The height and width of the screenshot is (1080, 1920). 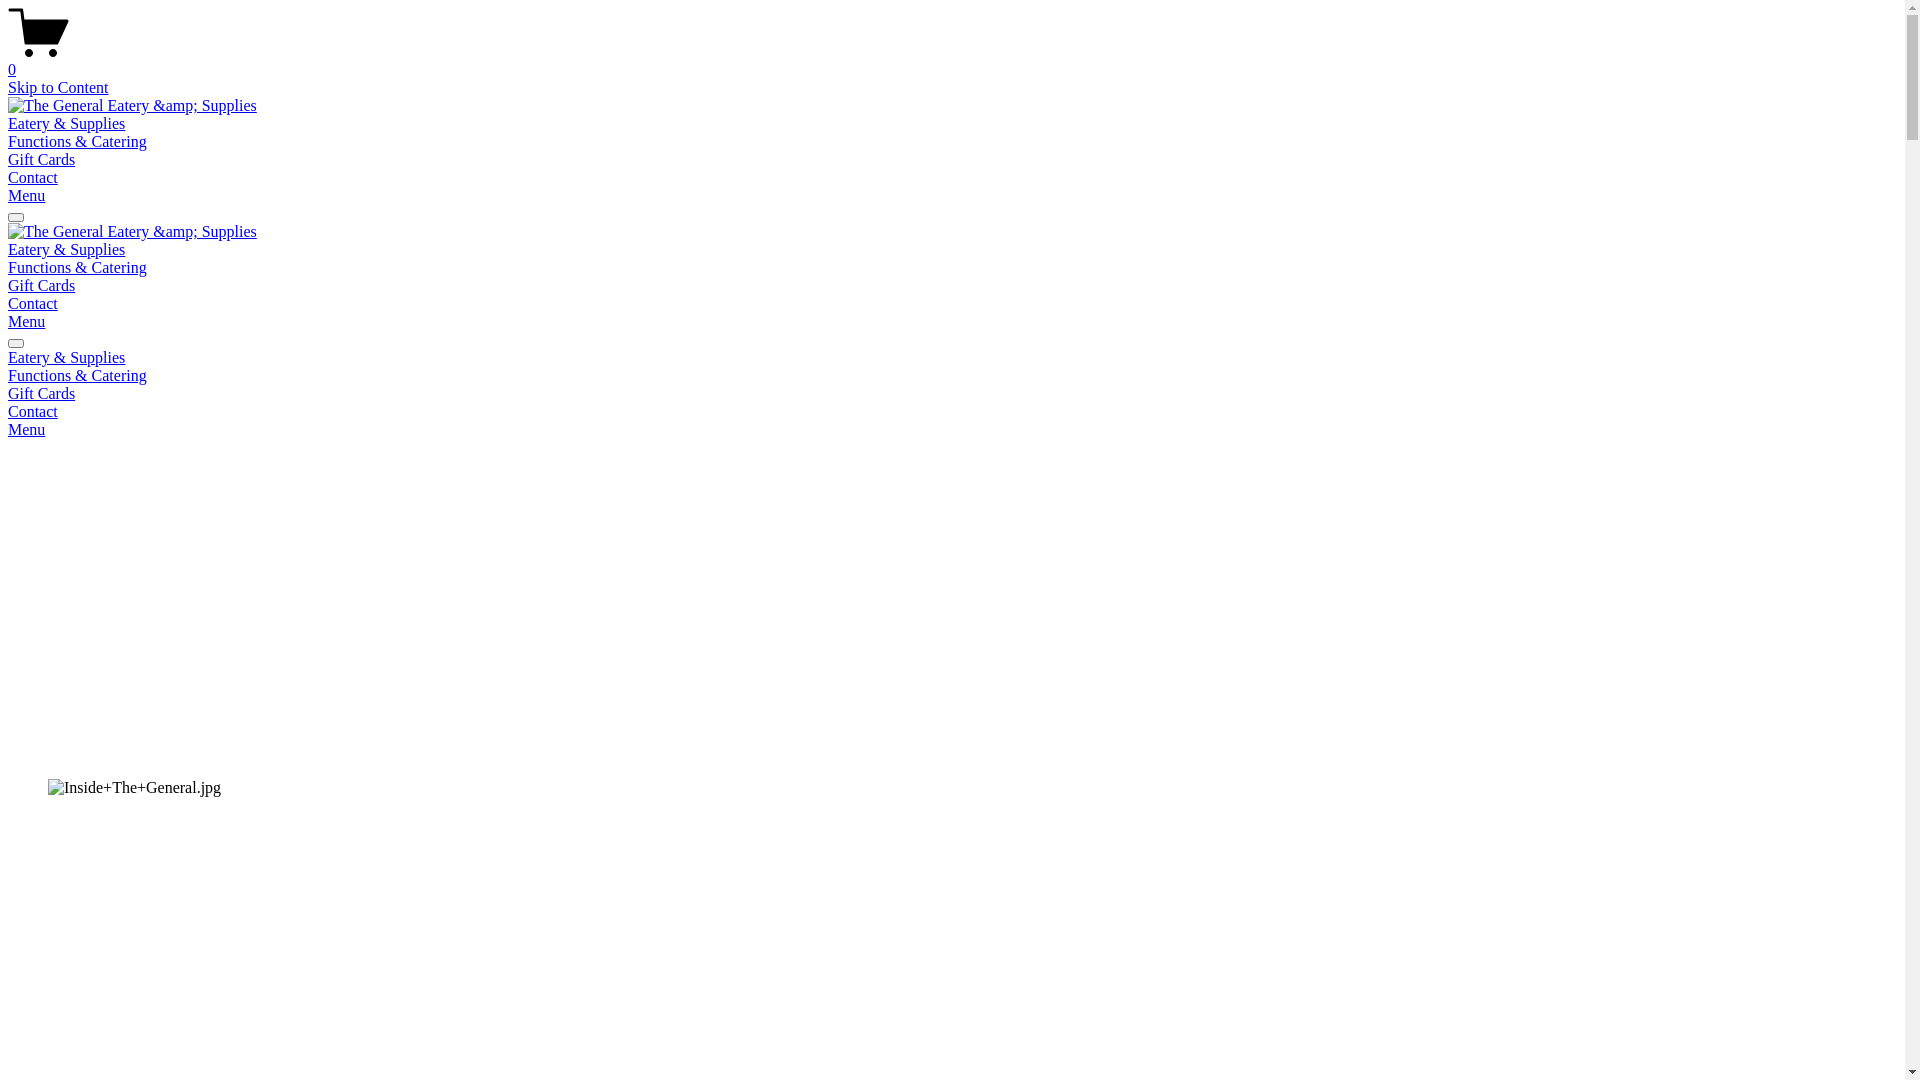 I want to click on 'Functions & Catering', so click(x=8, y=266).